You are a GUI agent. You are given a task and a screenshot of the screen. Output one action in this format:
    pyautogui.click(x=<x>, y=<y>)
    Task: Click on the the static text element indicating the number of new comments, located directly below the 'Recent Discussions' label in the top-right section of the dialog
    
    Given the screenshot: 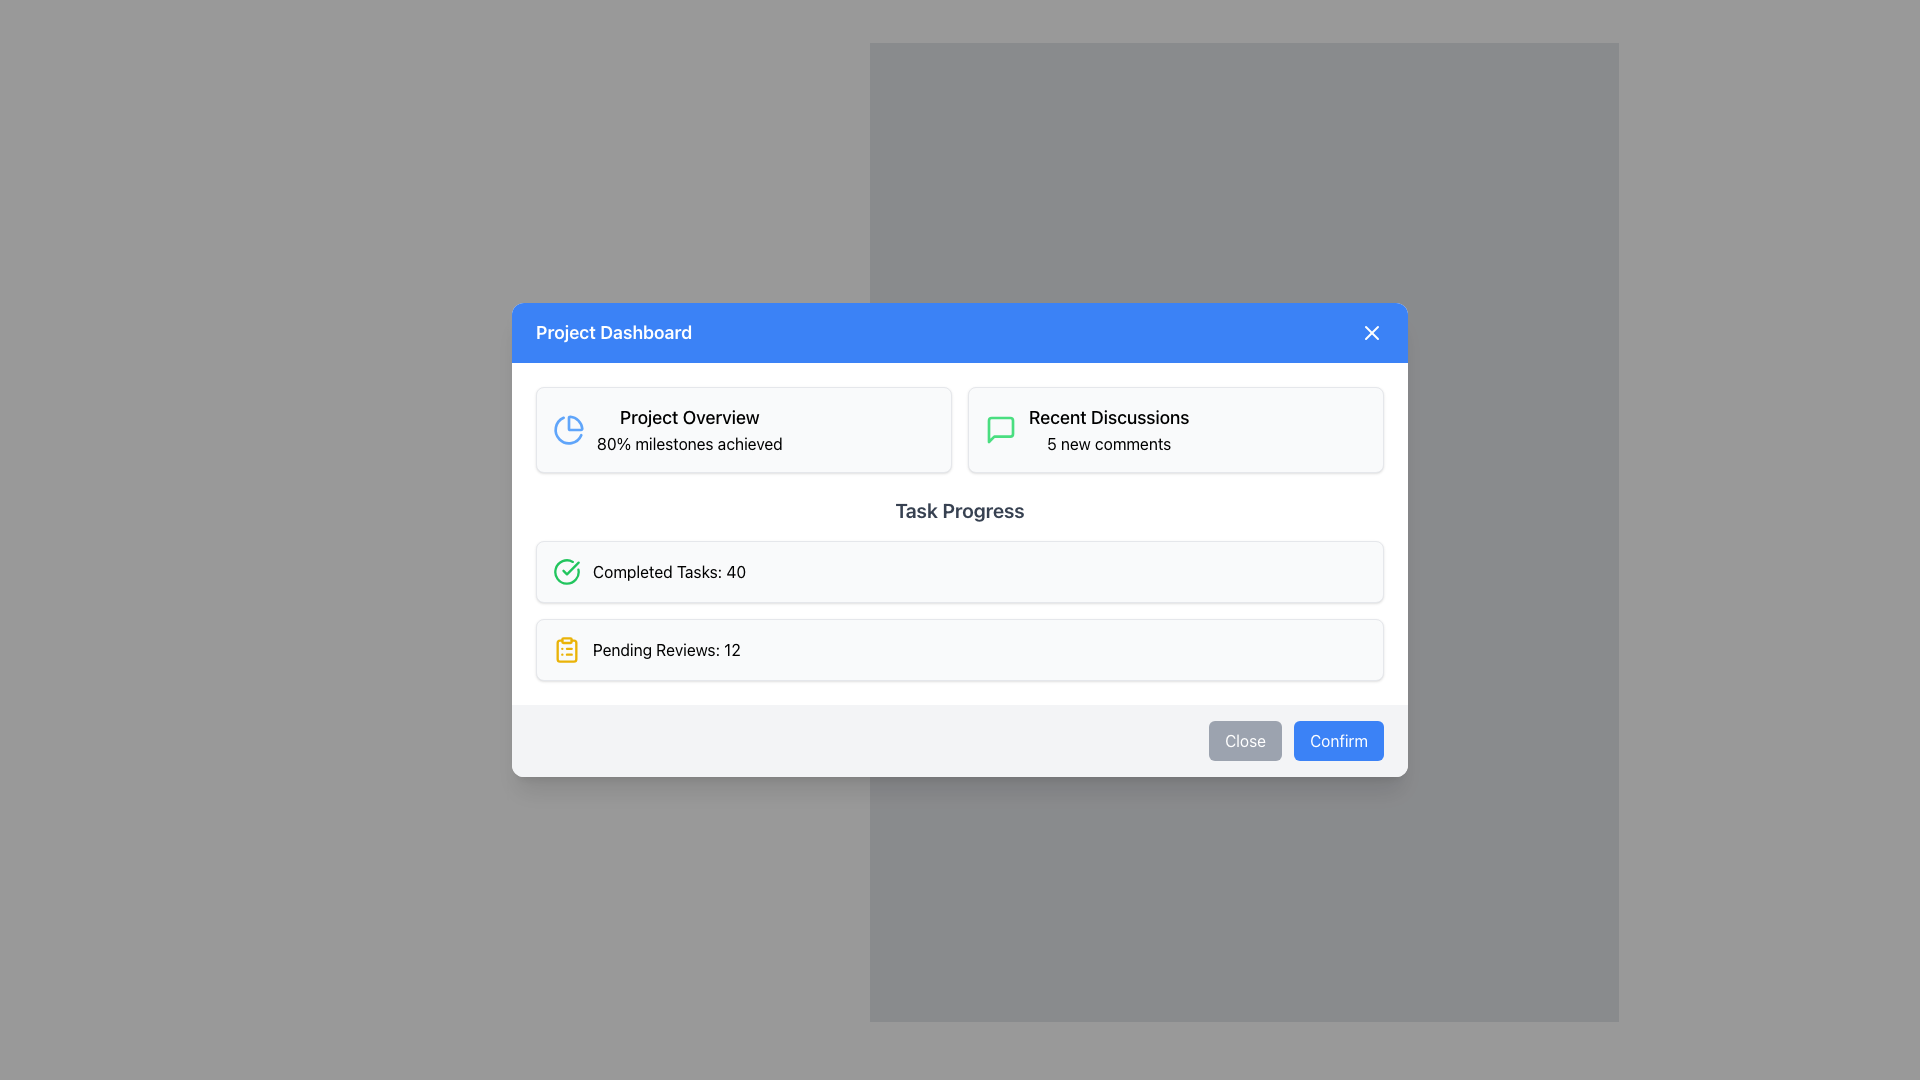 What is the action you would take?
    pyautogui.click(x=1108, y=442)
    